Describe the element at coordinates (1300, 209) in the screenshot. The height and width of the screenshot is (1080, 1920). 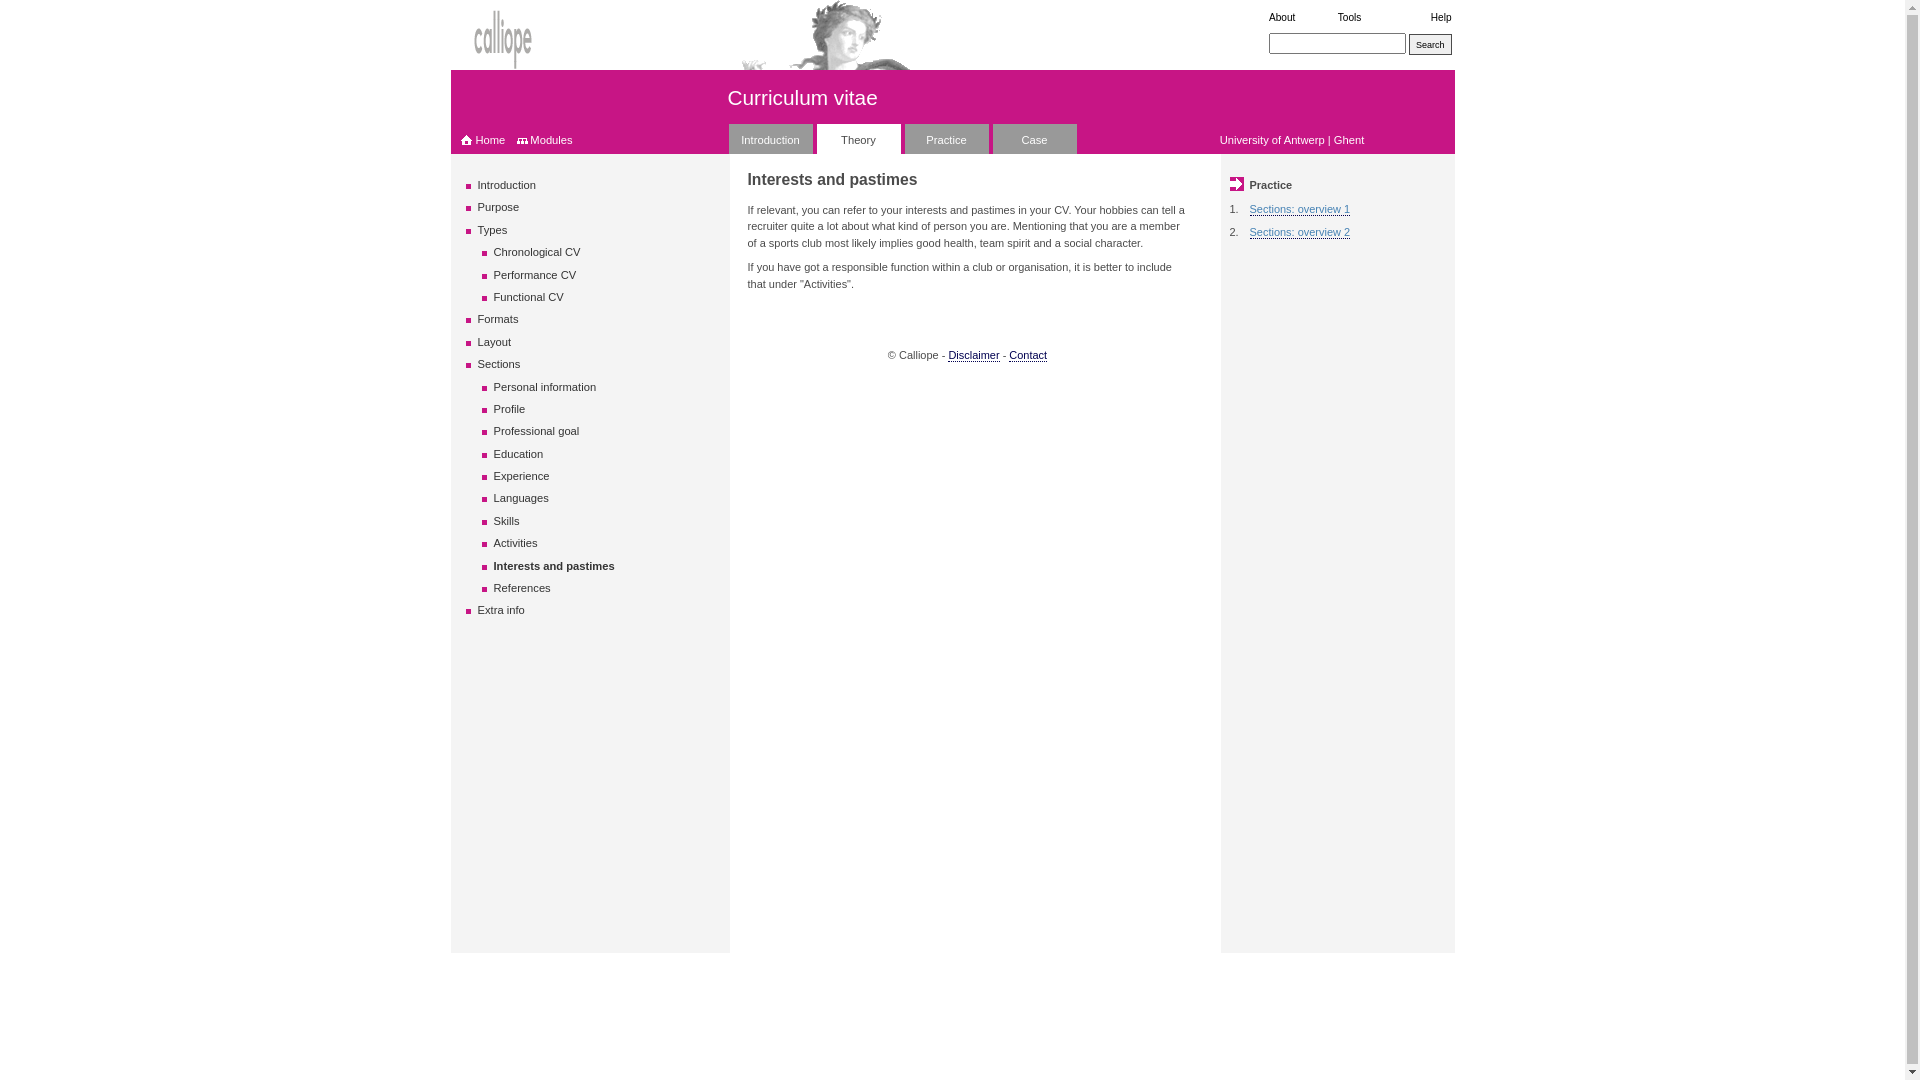
I see `'Sections: overview 1'` at that location.